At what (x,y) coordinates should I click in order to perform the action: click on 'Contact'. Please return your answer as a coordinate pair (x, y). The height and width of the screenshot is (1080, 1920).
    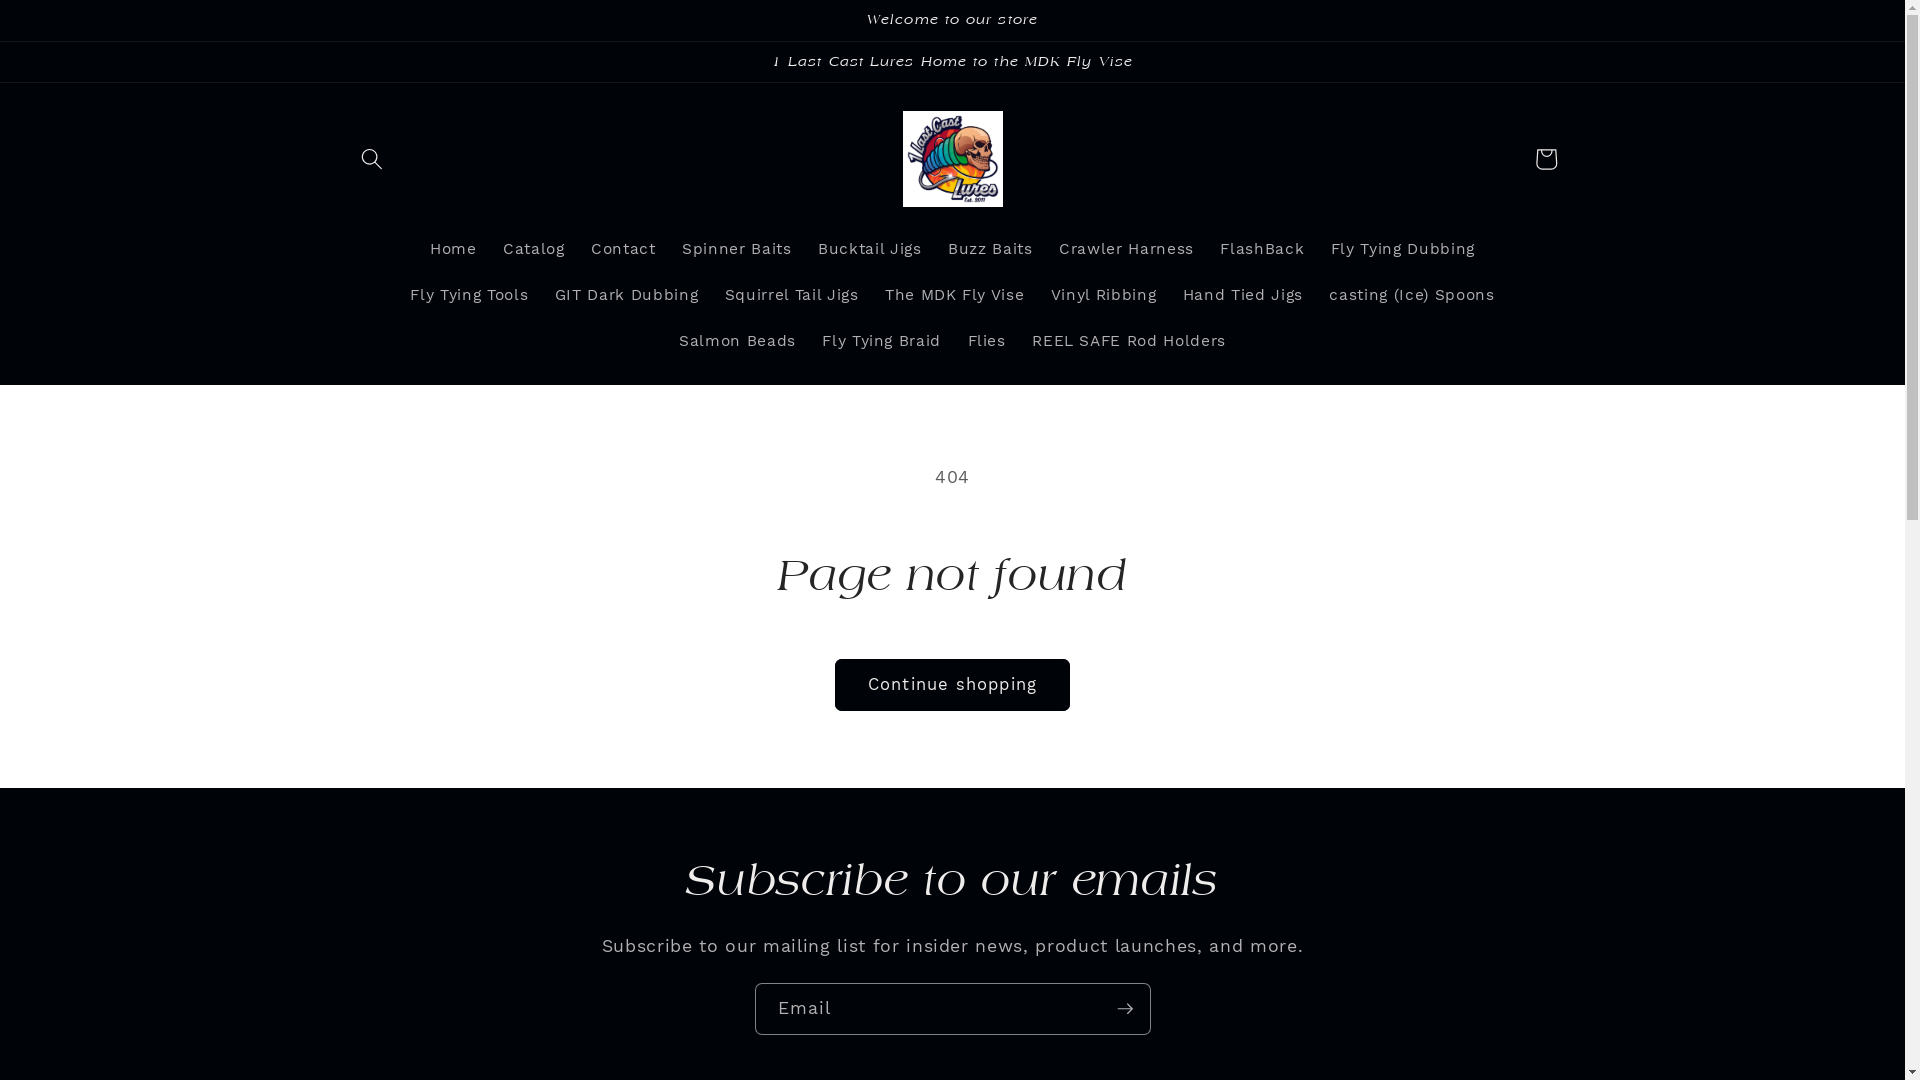
    Looking at the image, I should click on (576, 249).